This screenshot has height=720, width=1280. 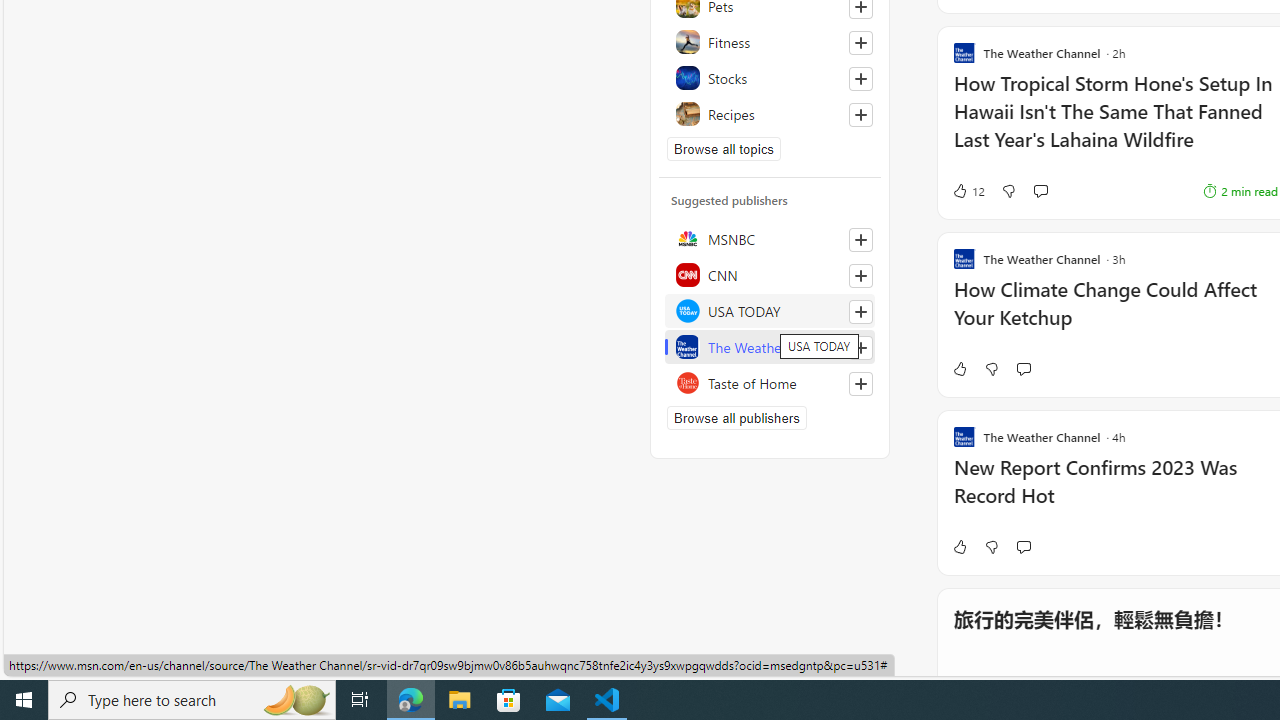 What do you see at coordinates (1114, 492) in the screenshot?
I see `'New Report Confirms 2023 Was Record Hot'` at bounding box center [1114, 492].